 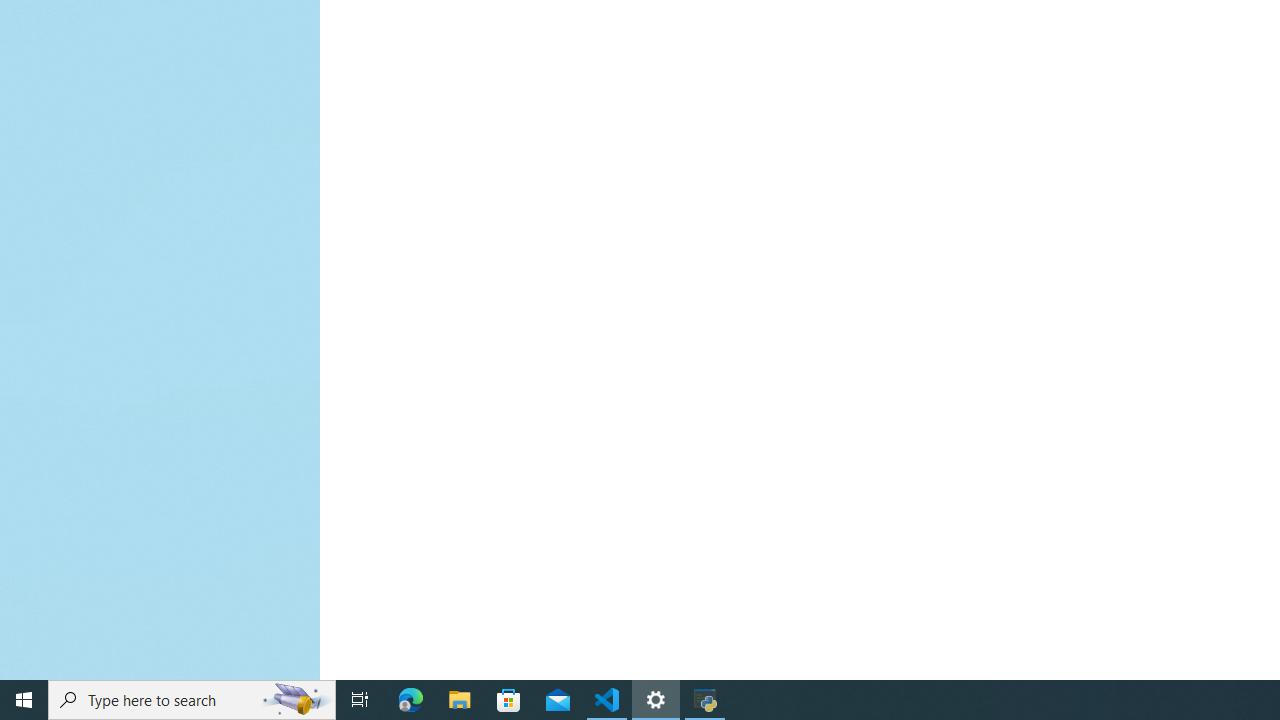 What do you see at coordinates (359, 698) in the screenshot?
I see `'Task View'` at bounding box center [359, 698].